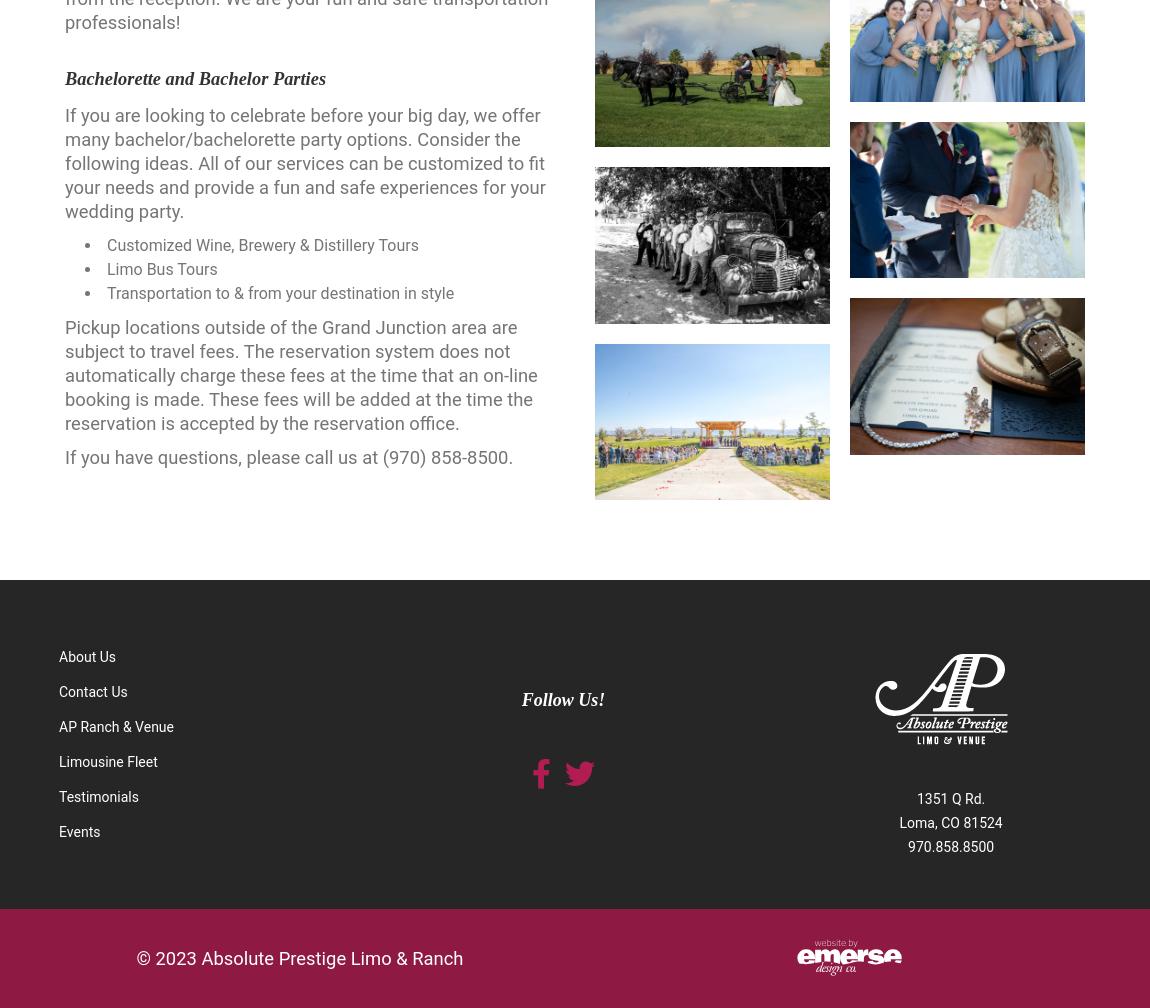 The height and width of the screenshot is (1008, 1150). I want to click on 'Limo Bus Tours', so click(105, 269).